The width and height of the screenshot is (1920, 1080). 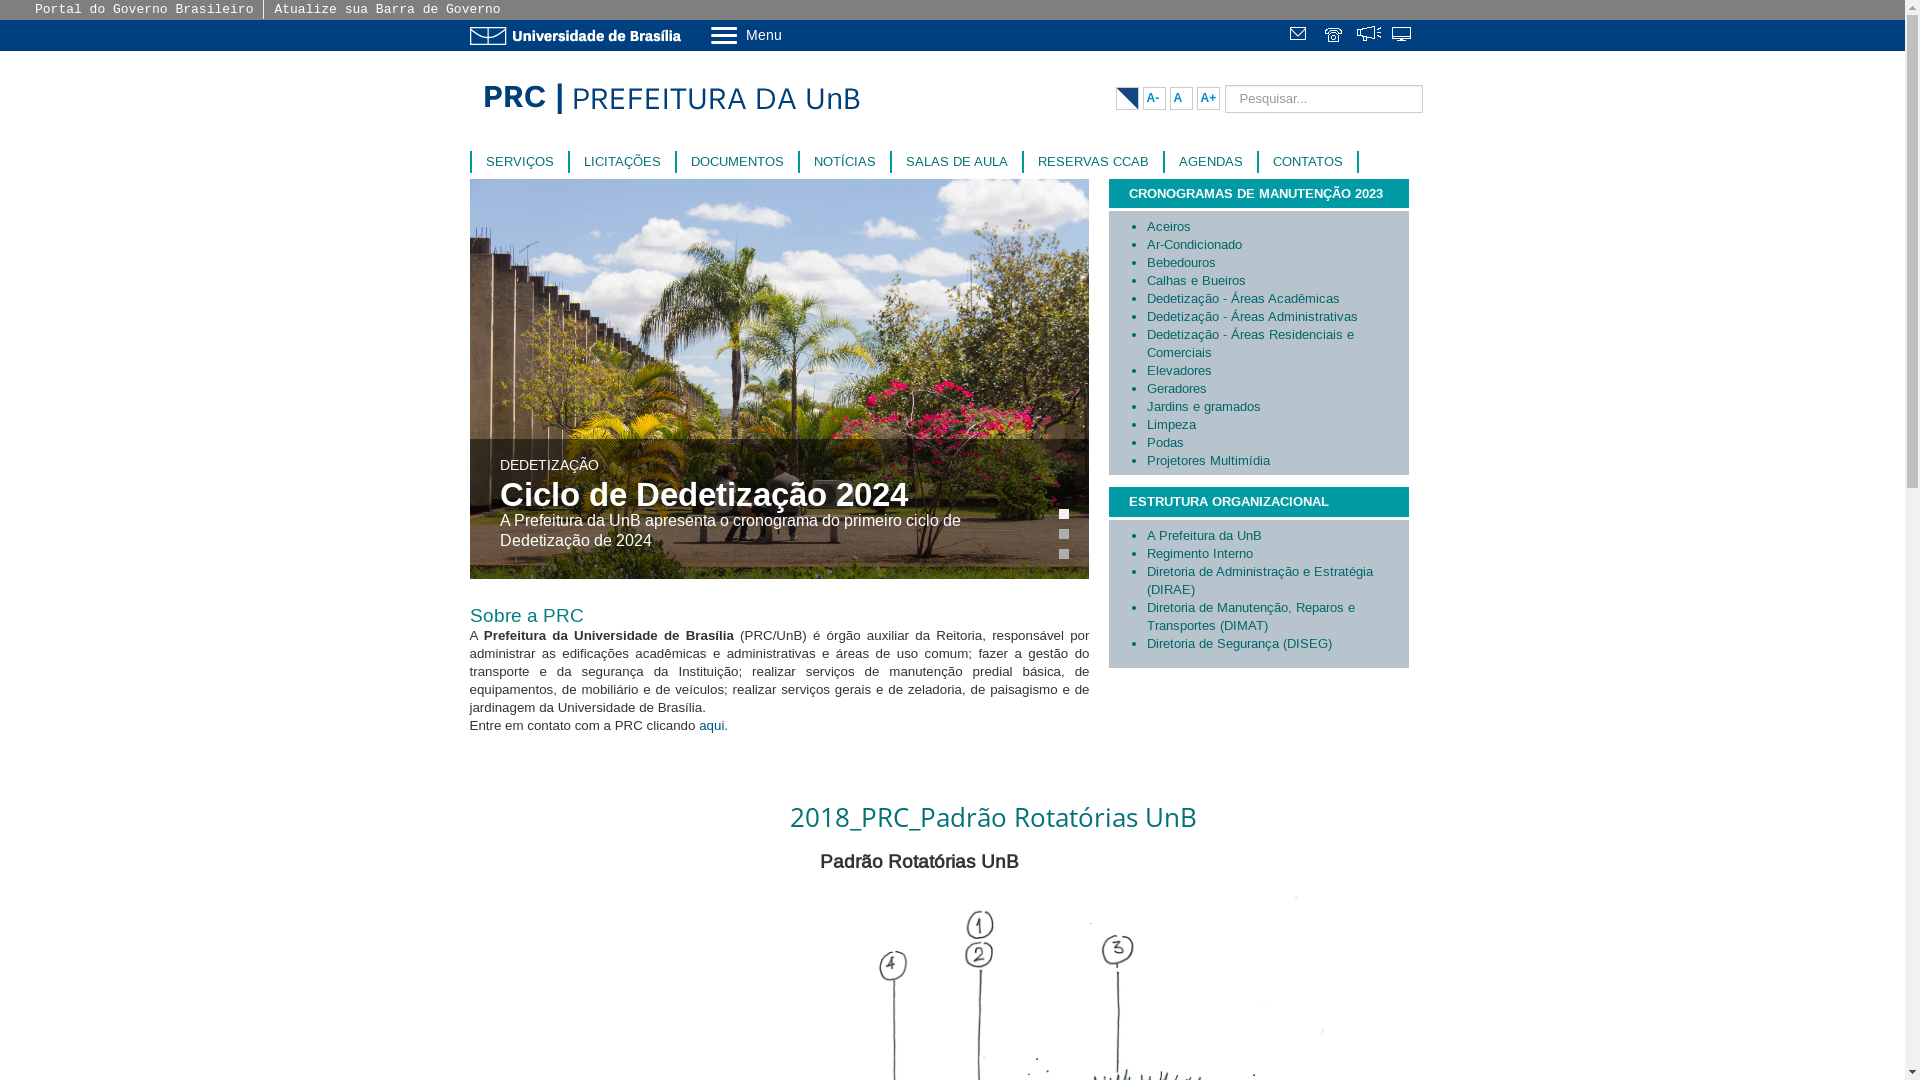 What do you see at coordinates (1147, 370) in the screenshot?
I see `'Elevadores'` at bounding box center [1147, 370].